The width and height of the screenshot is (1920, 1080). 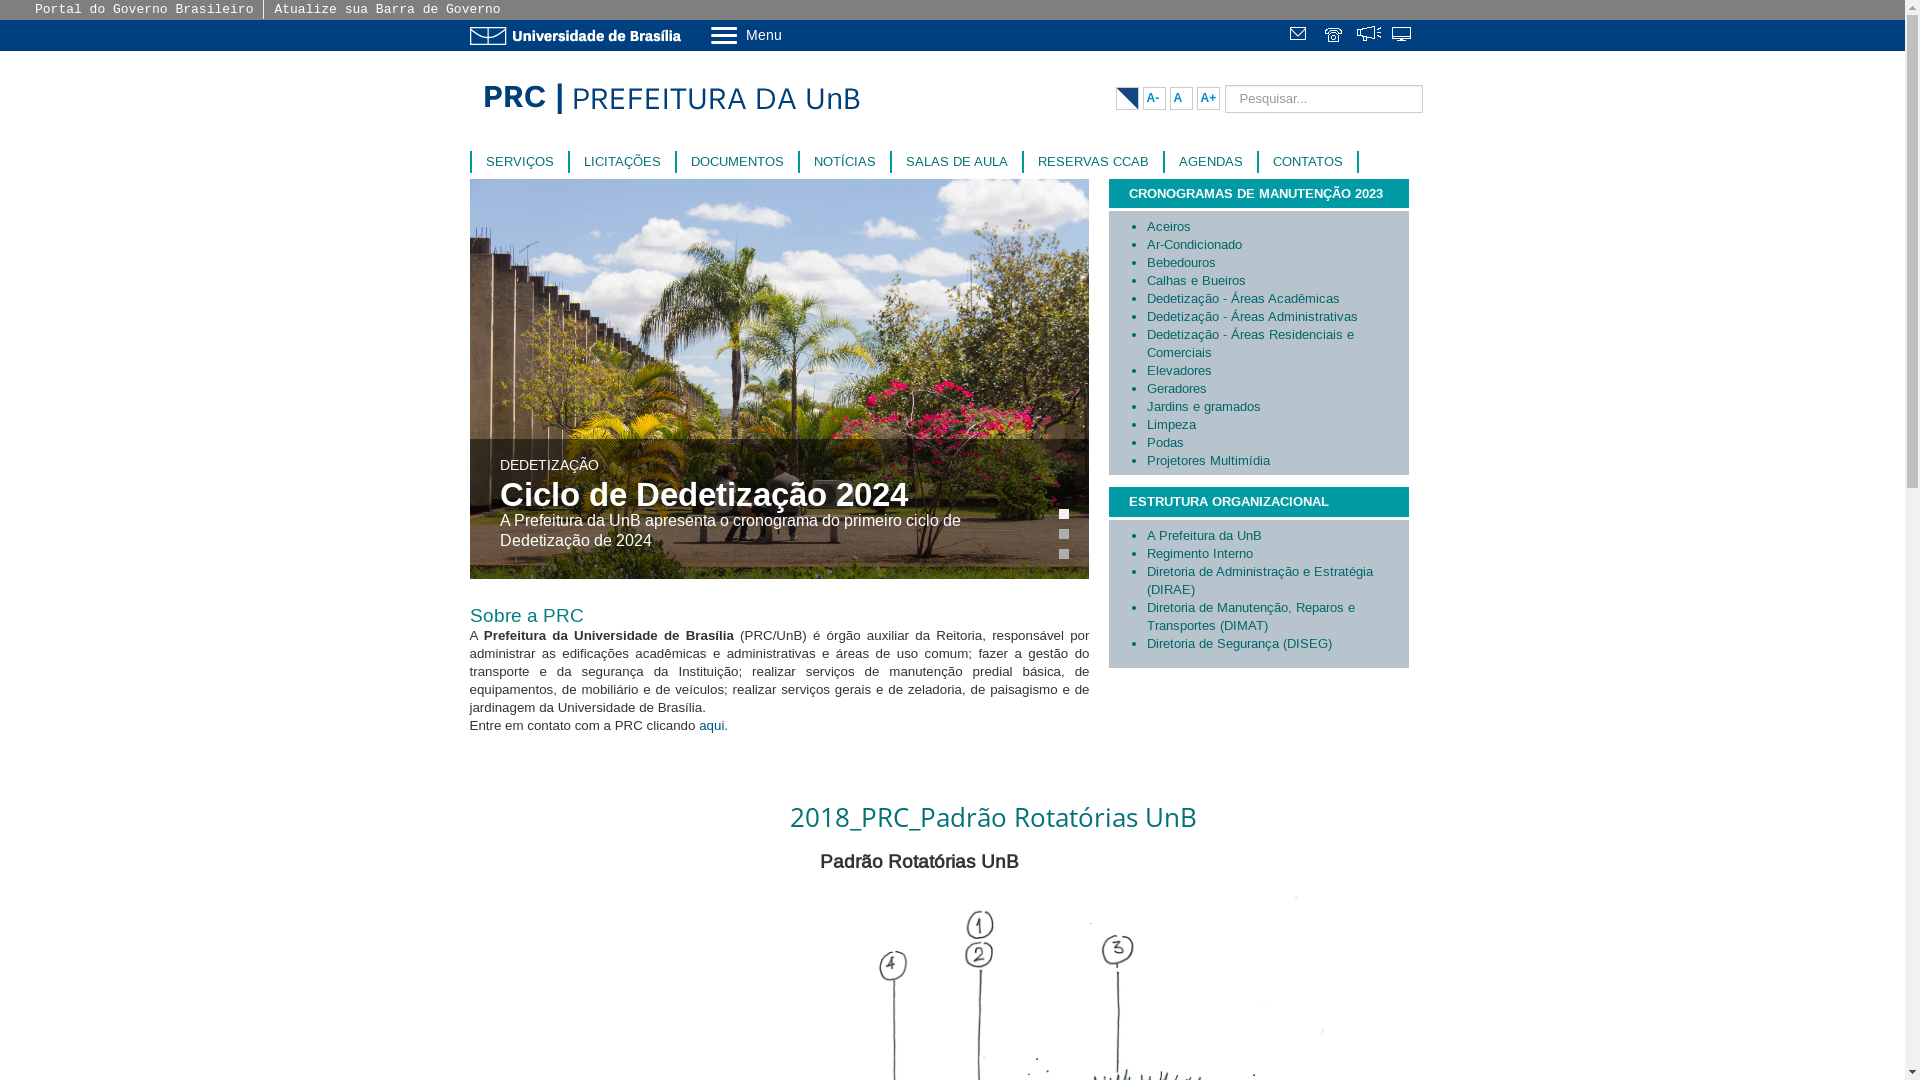 What do you see at coordinates (1147, 370) in the screenshot?
I see `'Elevadores'` at bounding box center [1147, 370].